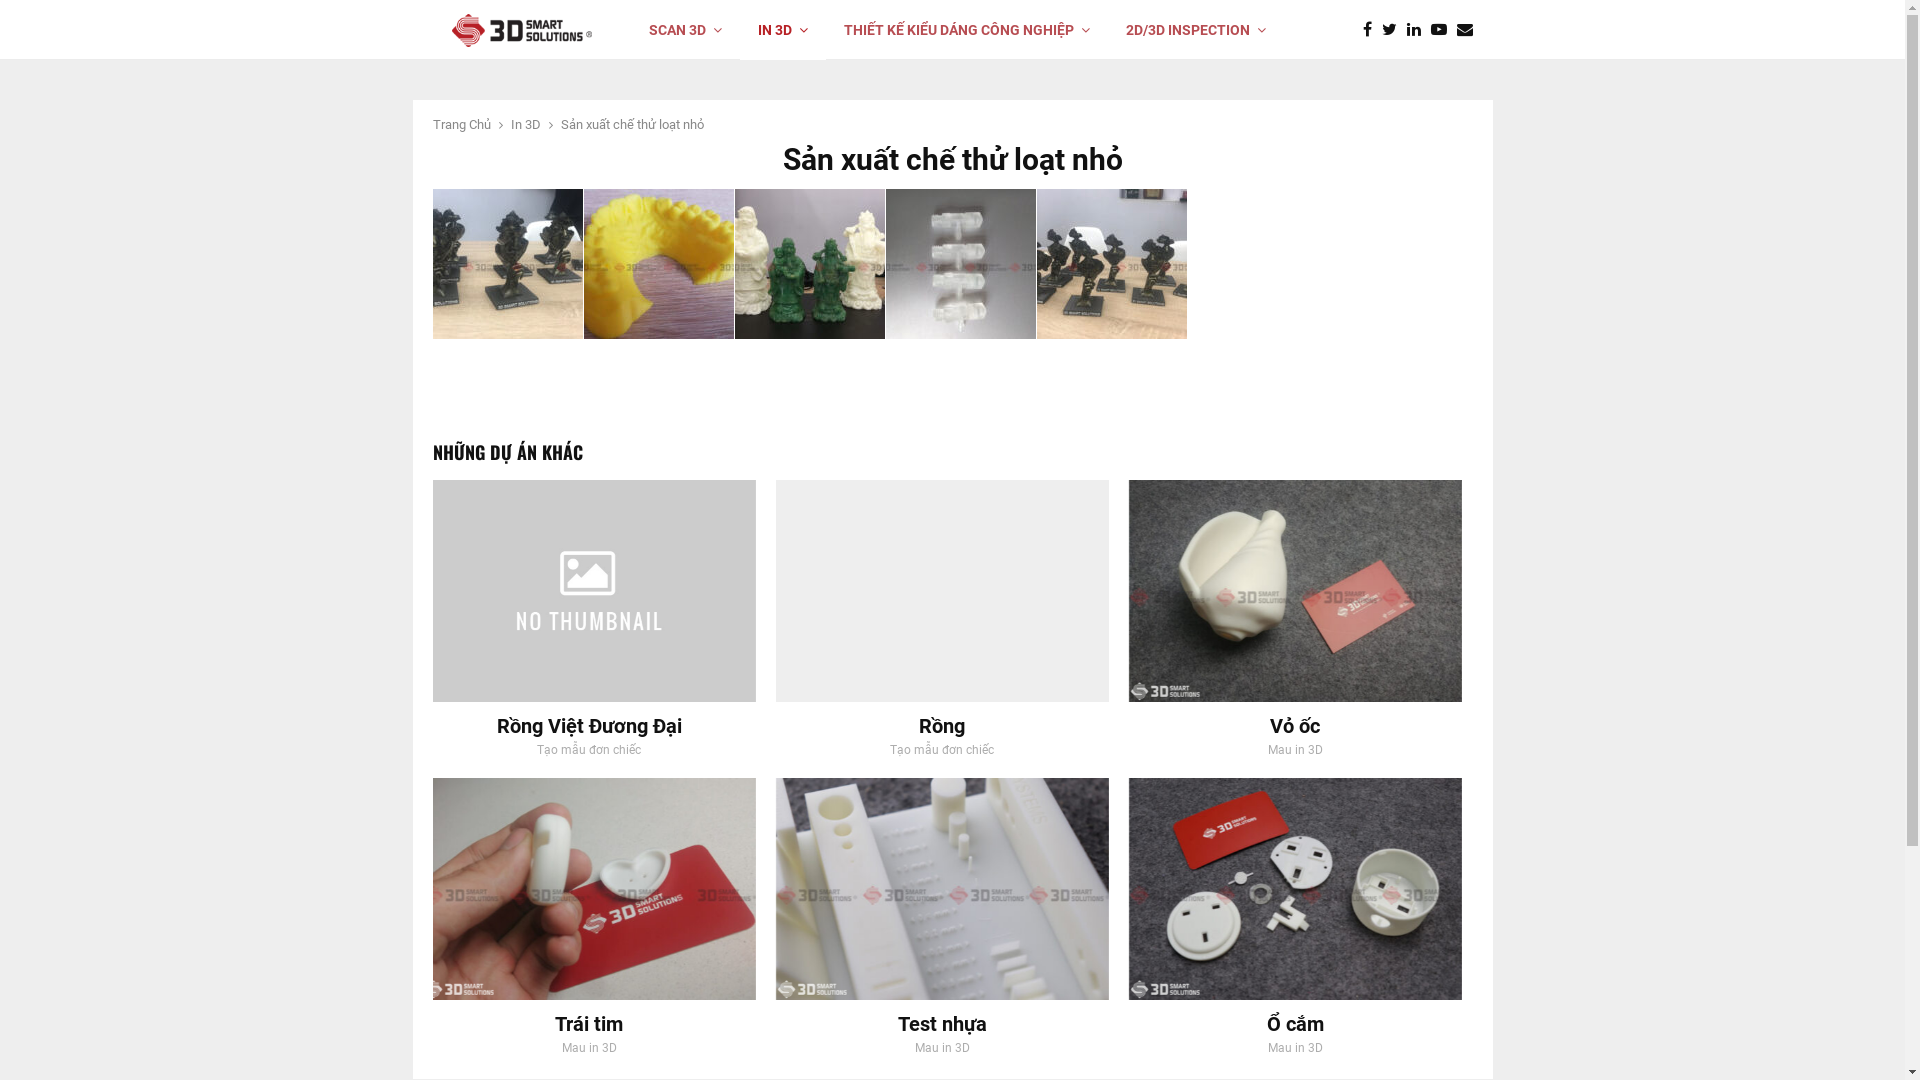 This screenshot has width=1920, height=1080. Describe the element at coordinates (1468, 30) in the screenshot. I see `'Email'` at that location.